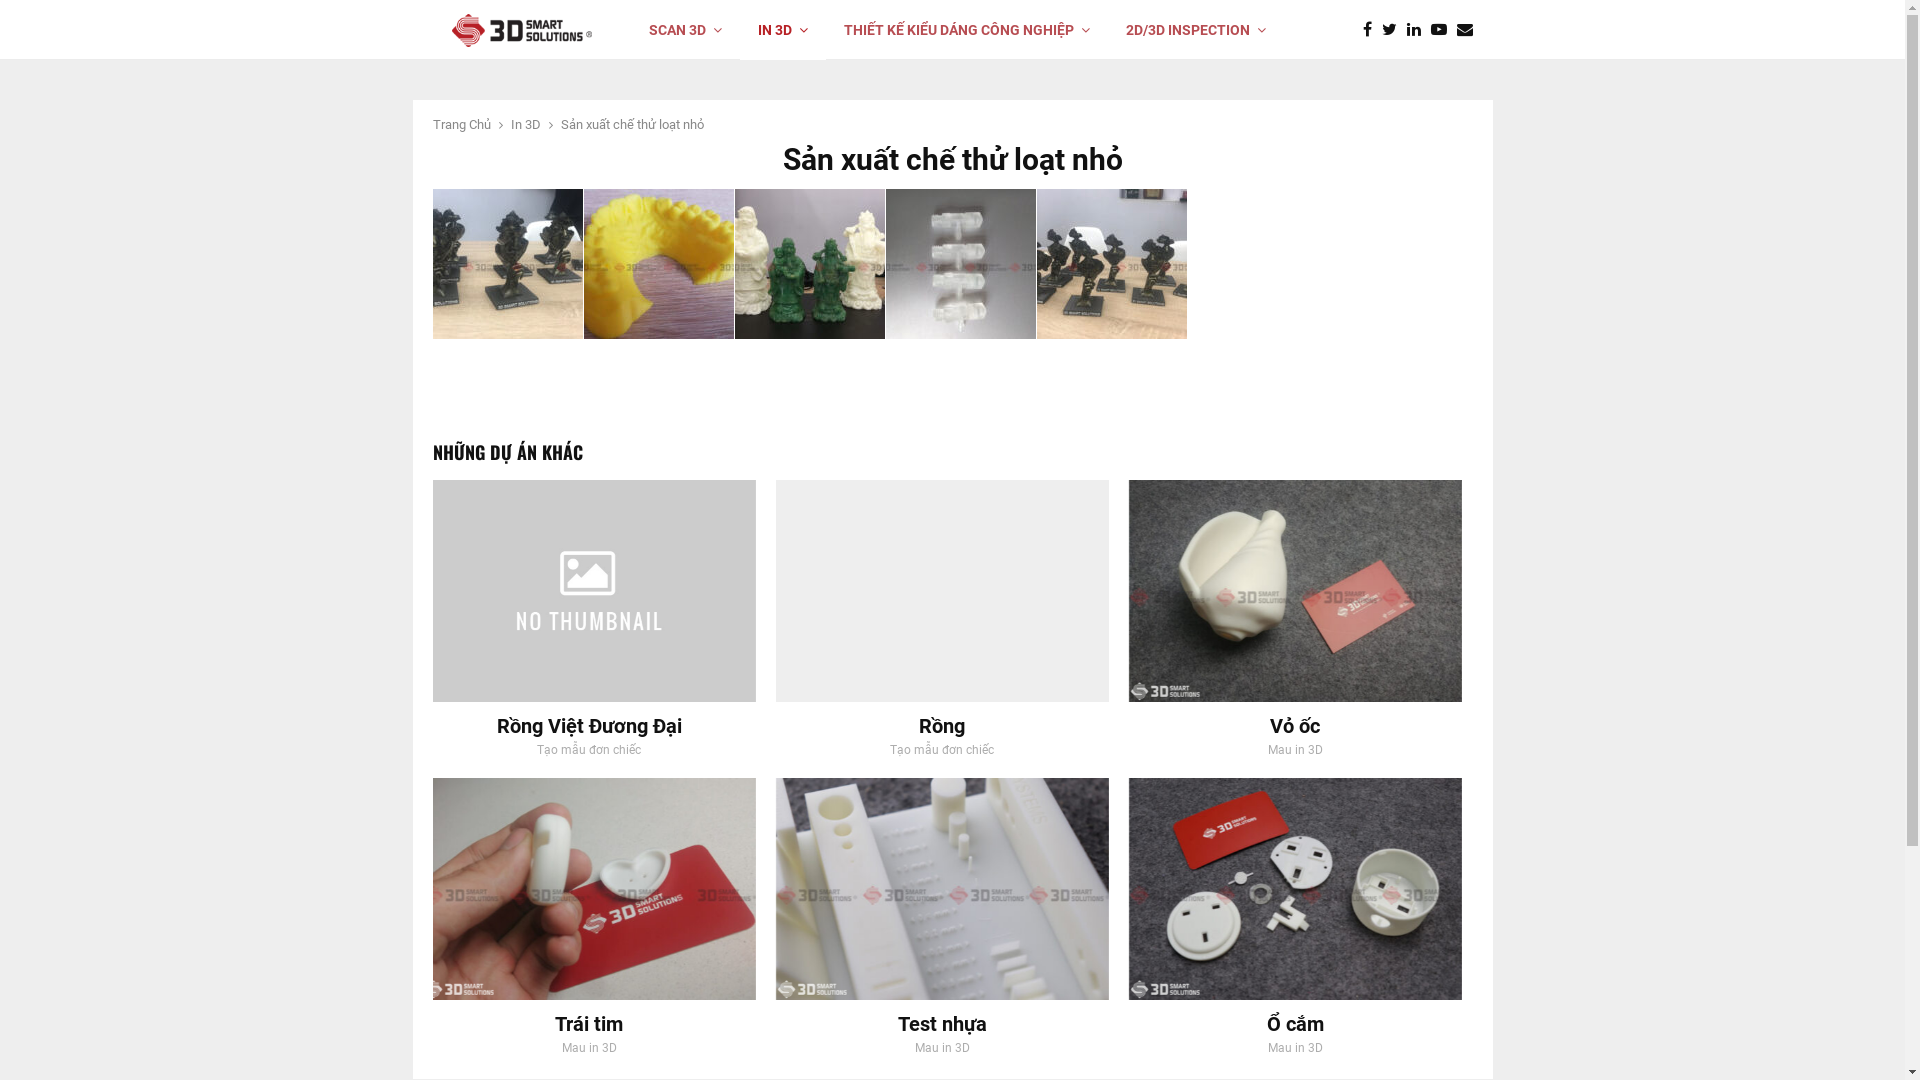 This screenshot has width=1920, height=1080. Describe the element at coordinates (1468, 30) in the screenshot. I see `'Email'` at that location.